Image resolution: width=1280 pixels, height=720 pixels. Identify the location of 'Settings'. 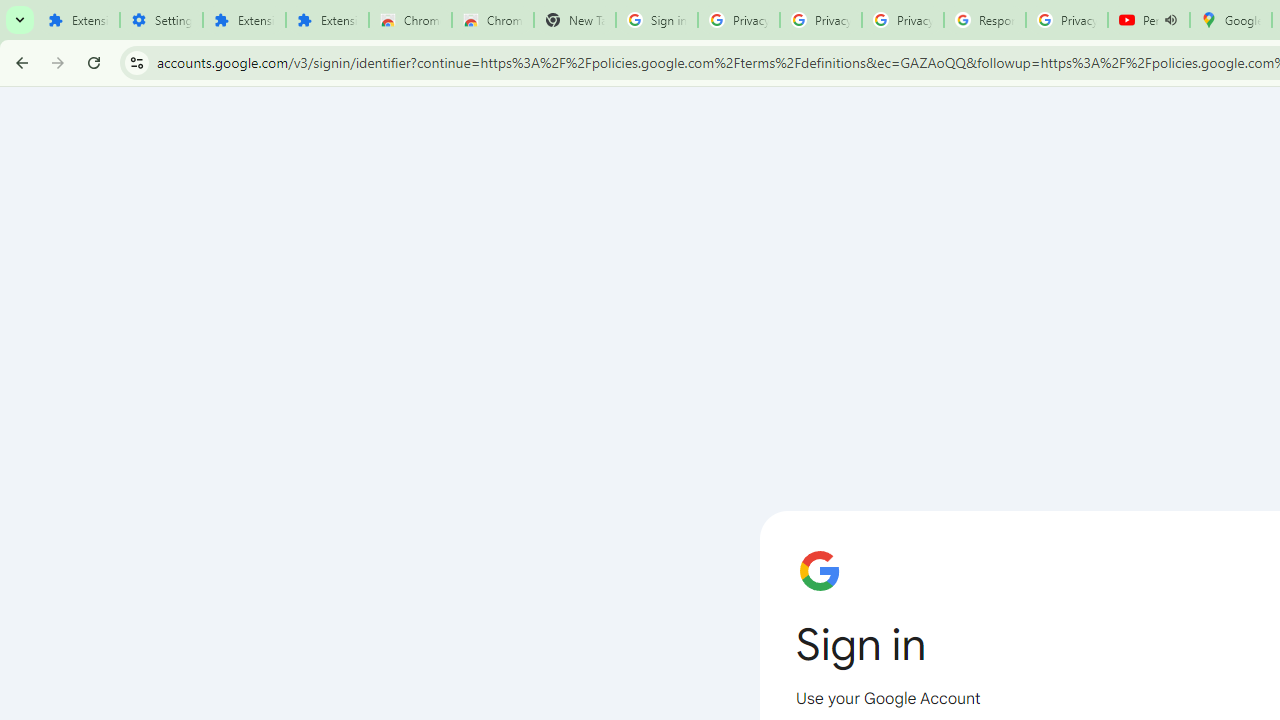
(161, 20).